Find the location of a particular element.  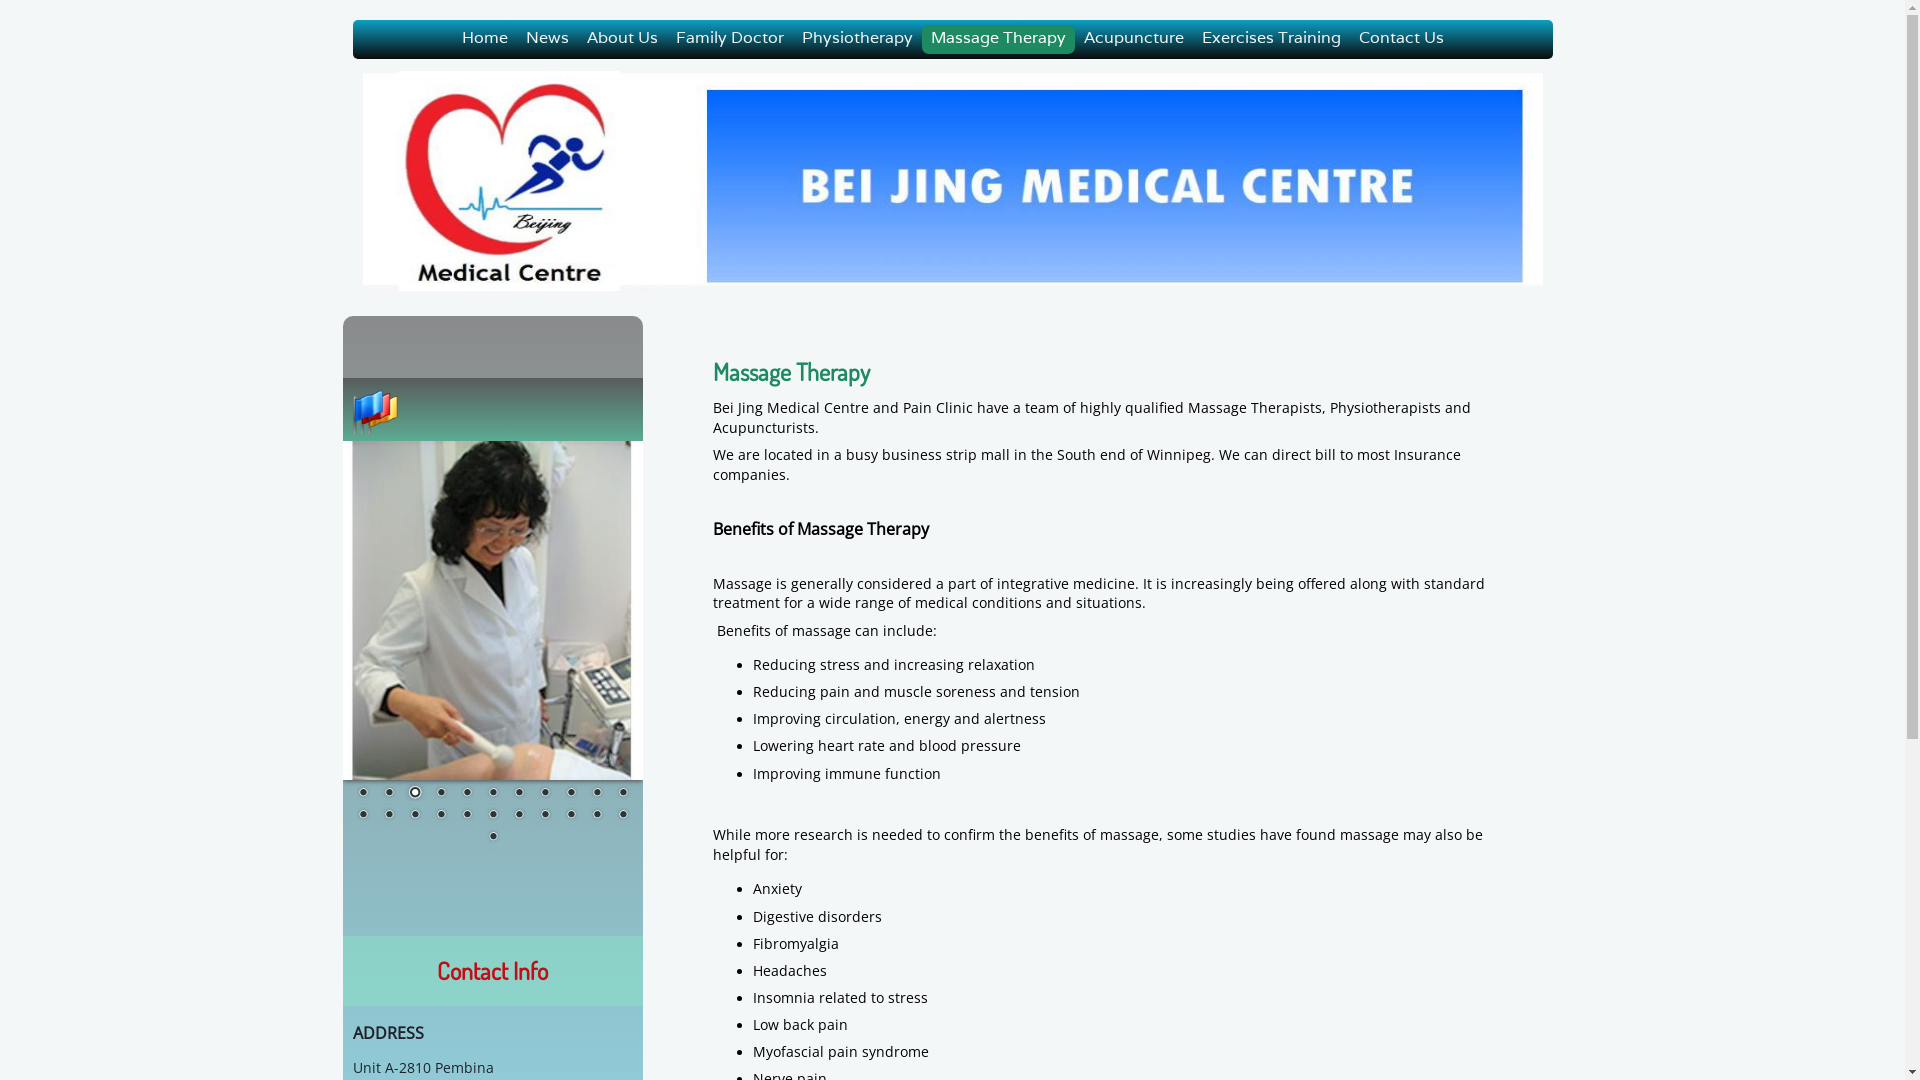

'8' is located at coordinates (545, 793).